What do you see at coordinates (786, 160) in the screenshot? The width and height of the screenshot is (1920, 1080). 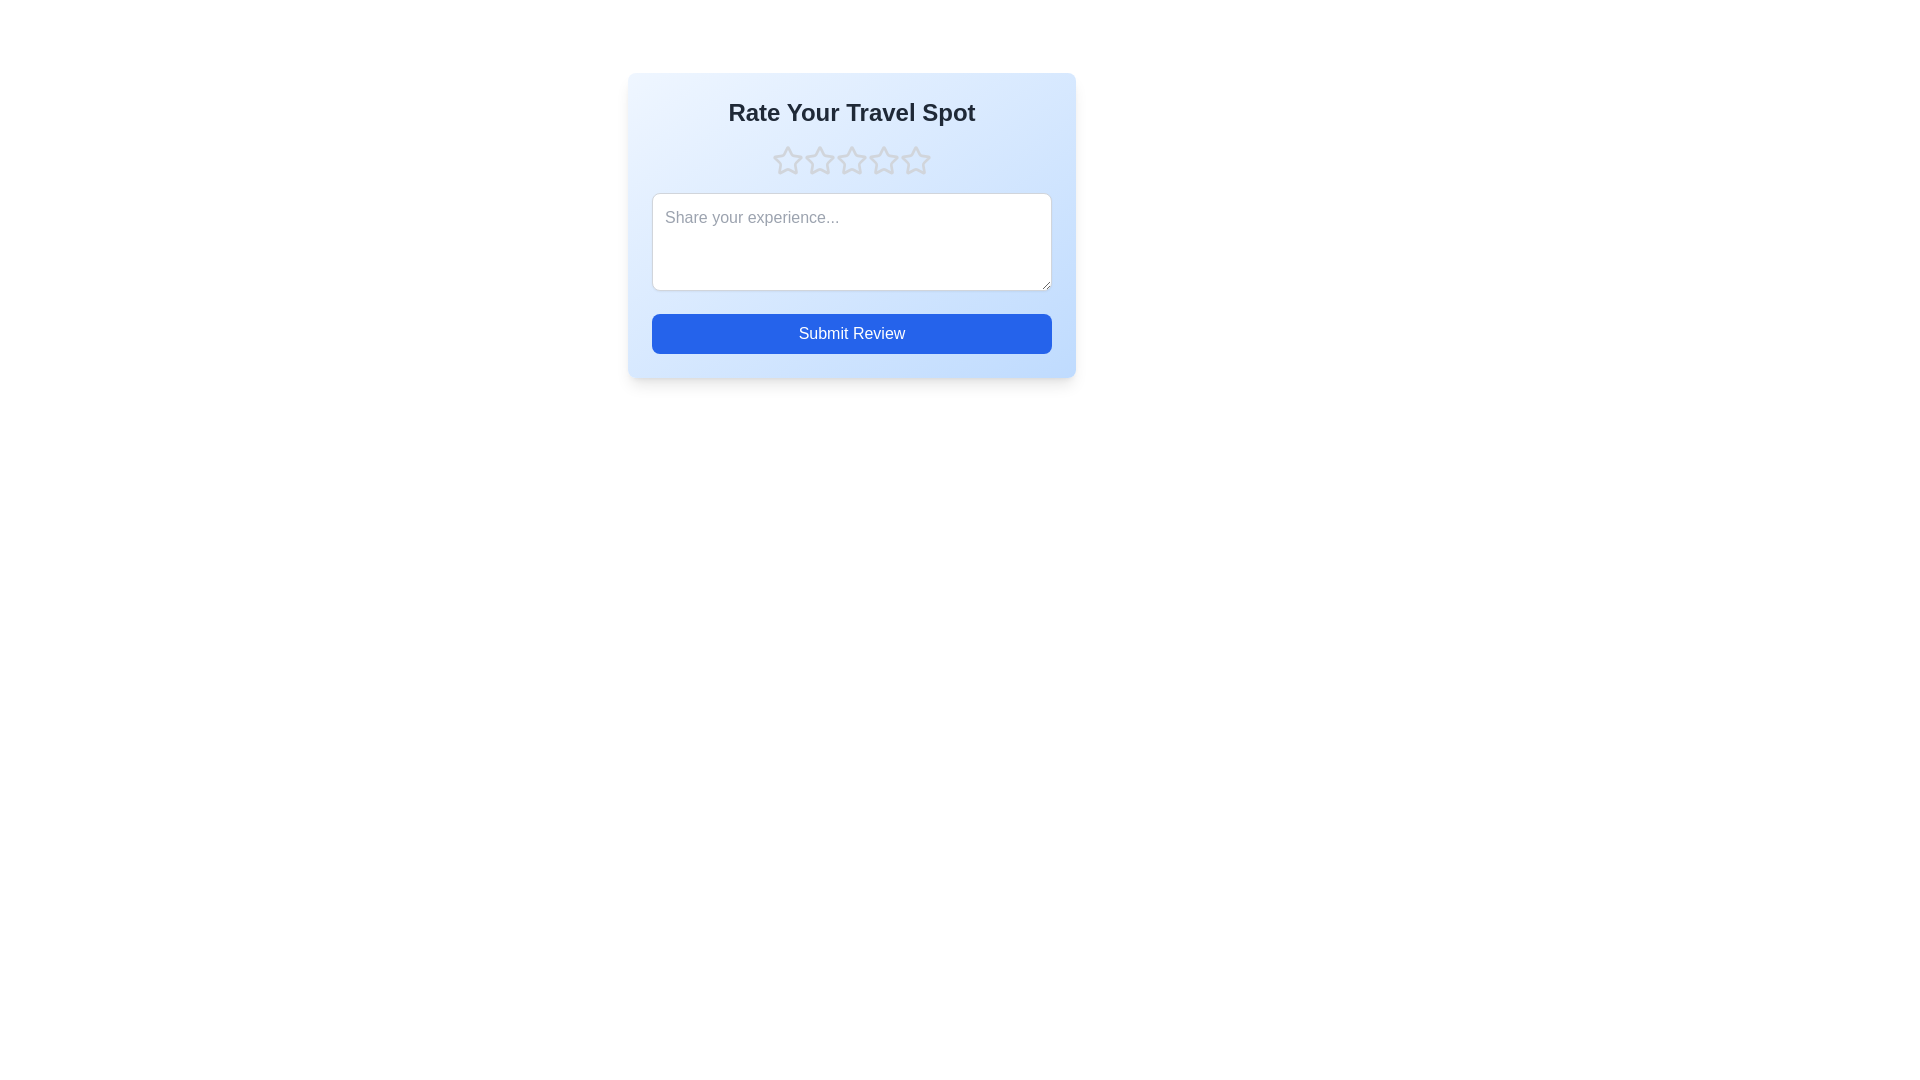 I see `the travel spot rating to 1 stars by clicking on the corresponding star` at bounding box center [786, 160].